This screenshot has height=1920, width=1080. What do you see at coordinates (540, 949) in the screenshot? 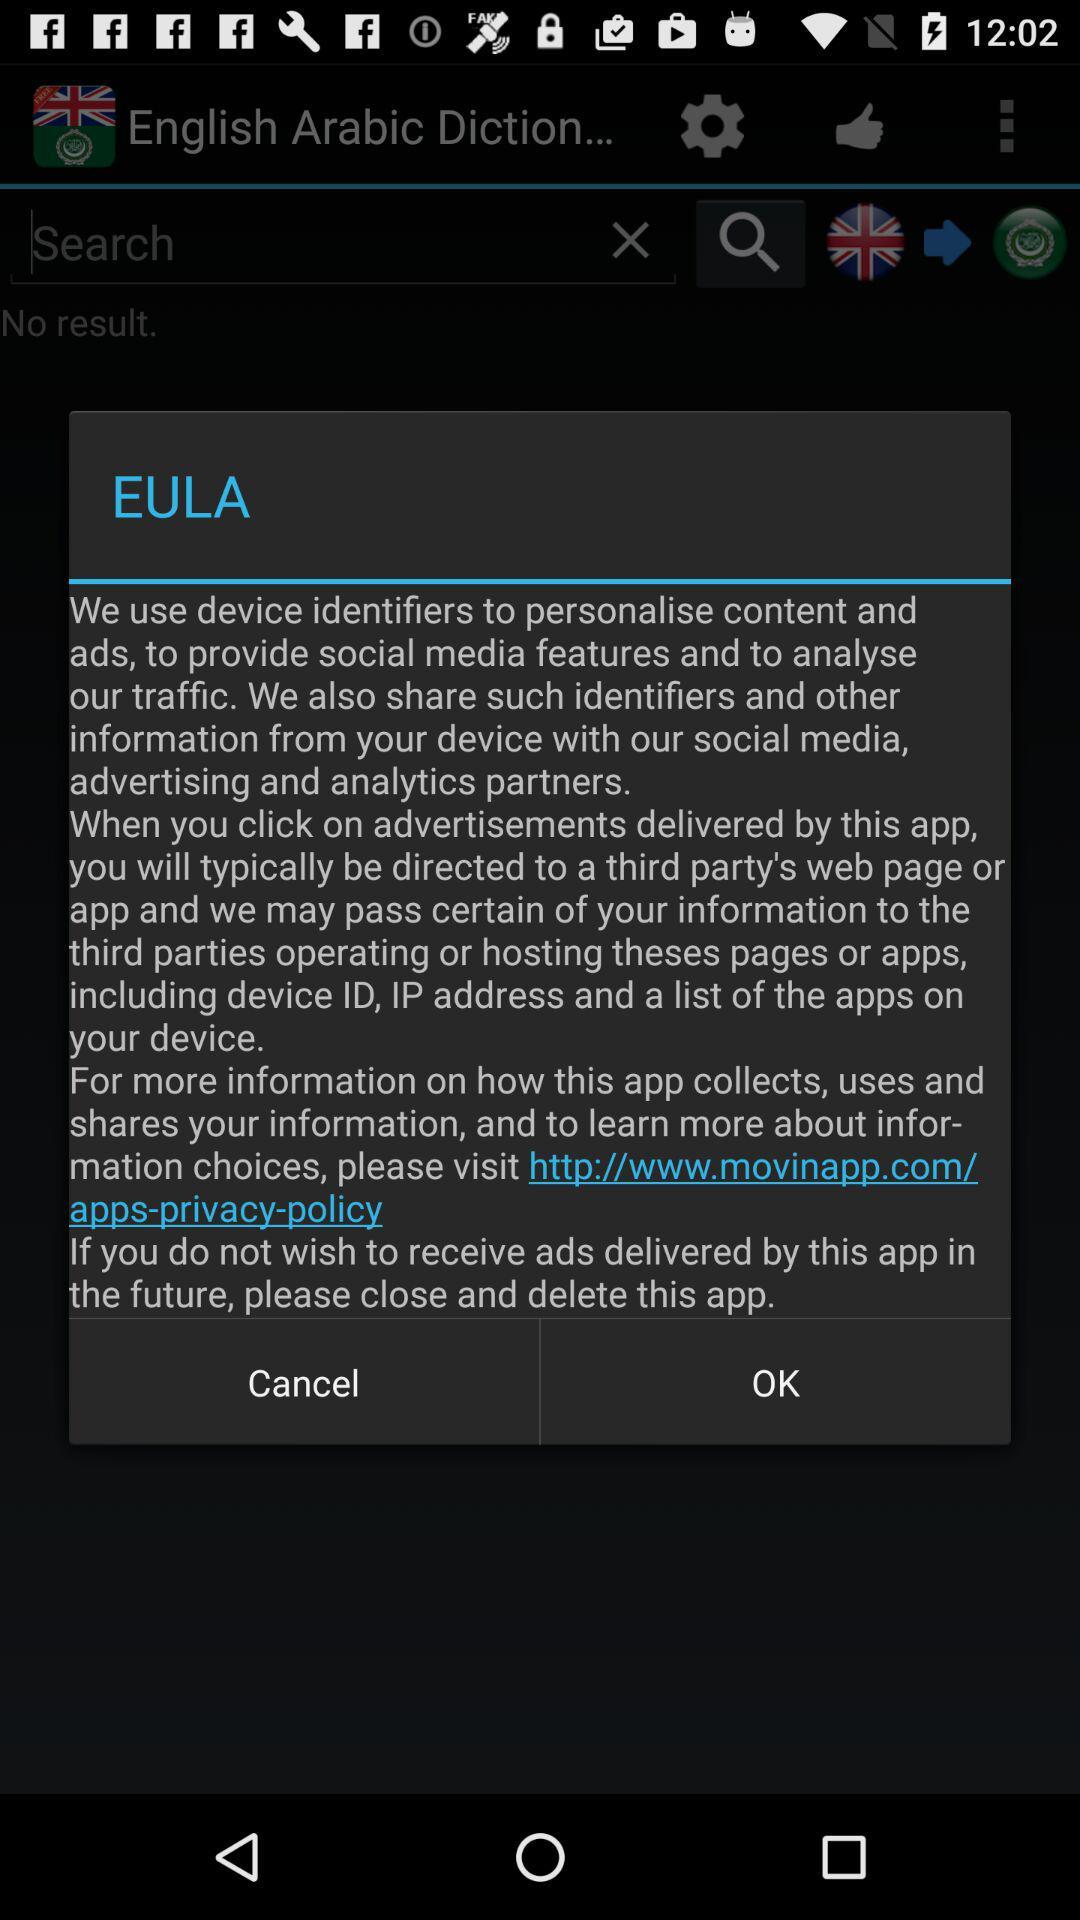
I see `the we use device app` at bounding box center [540, 949].